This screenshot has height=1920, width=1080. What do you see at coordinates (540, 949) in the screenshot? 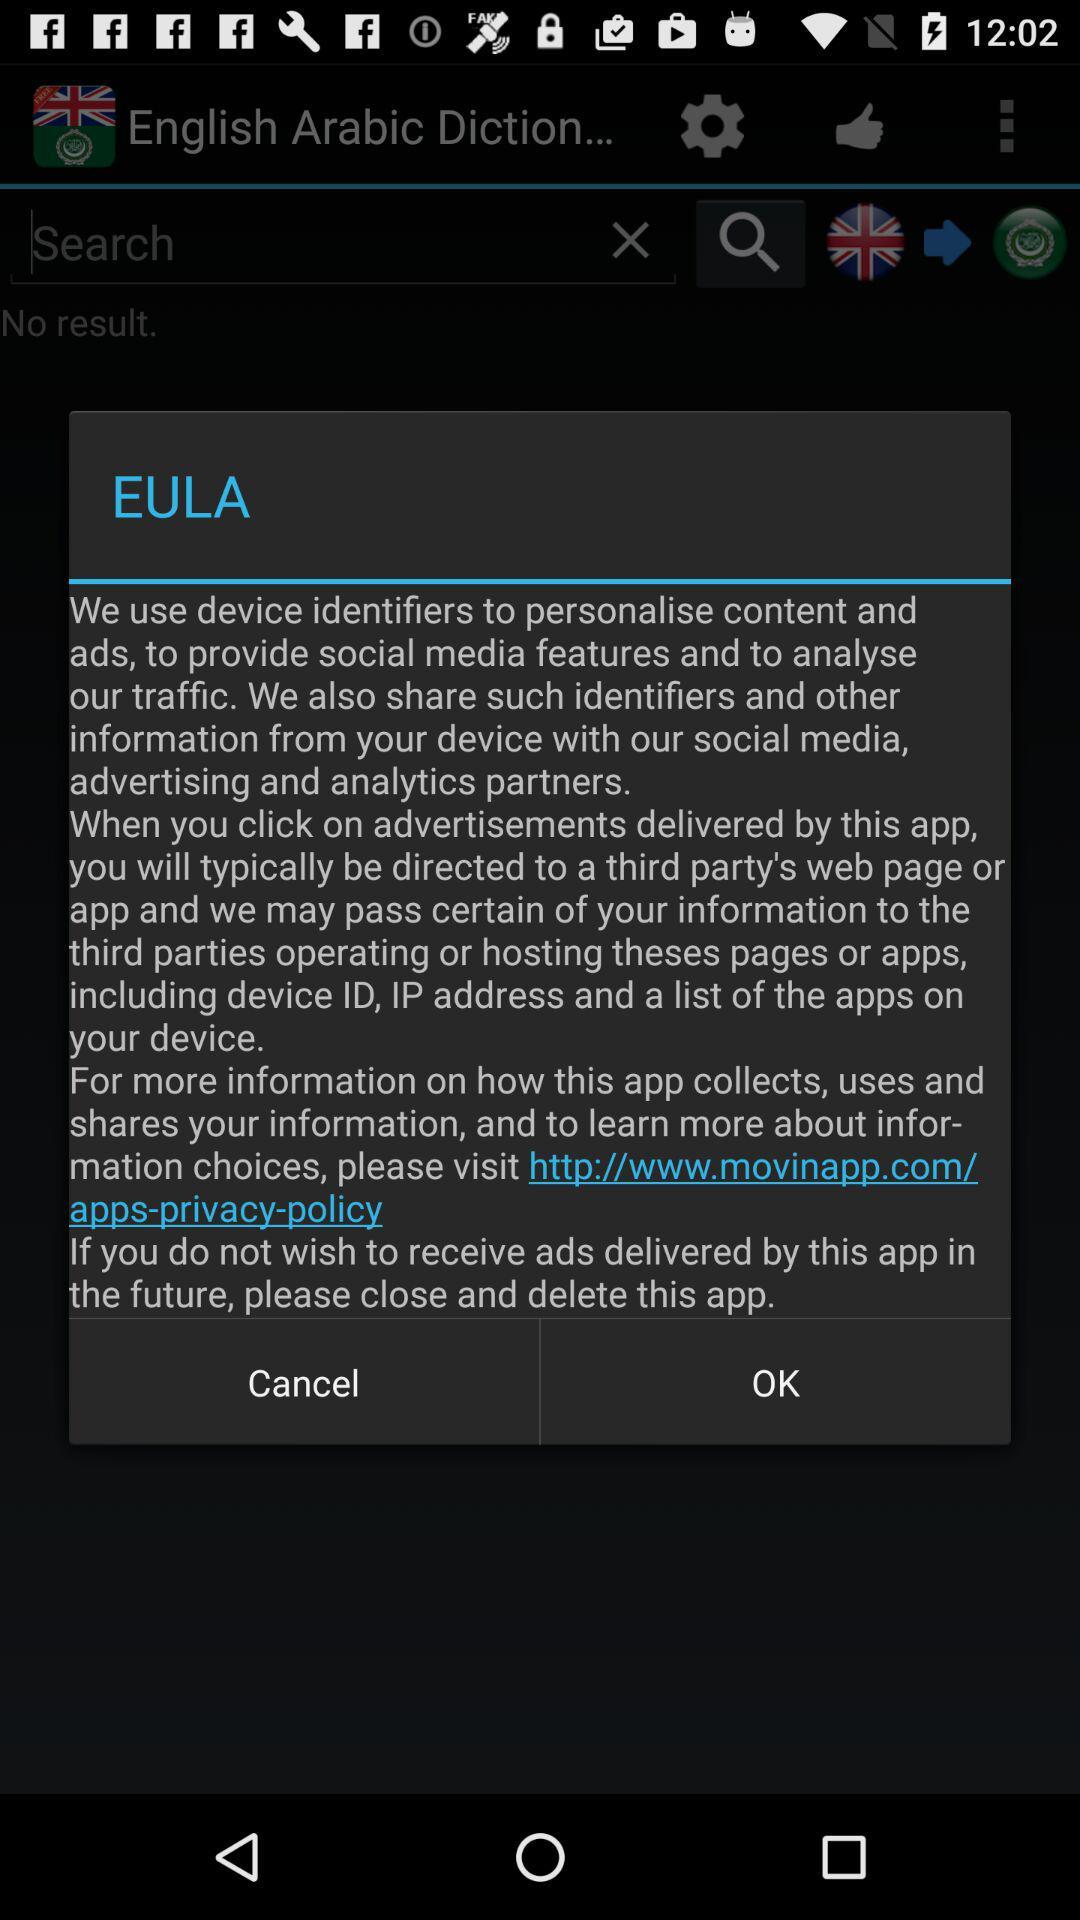
I see `the we use device app` at bounding box center [540, 949].